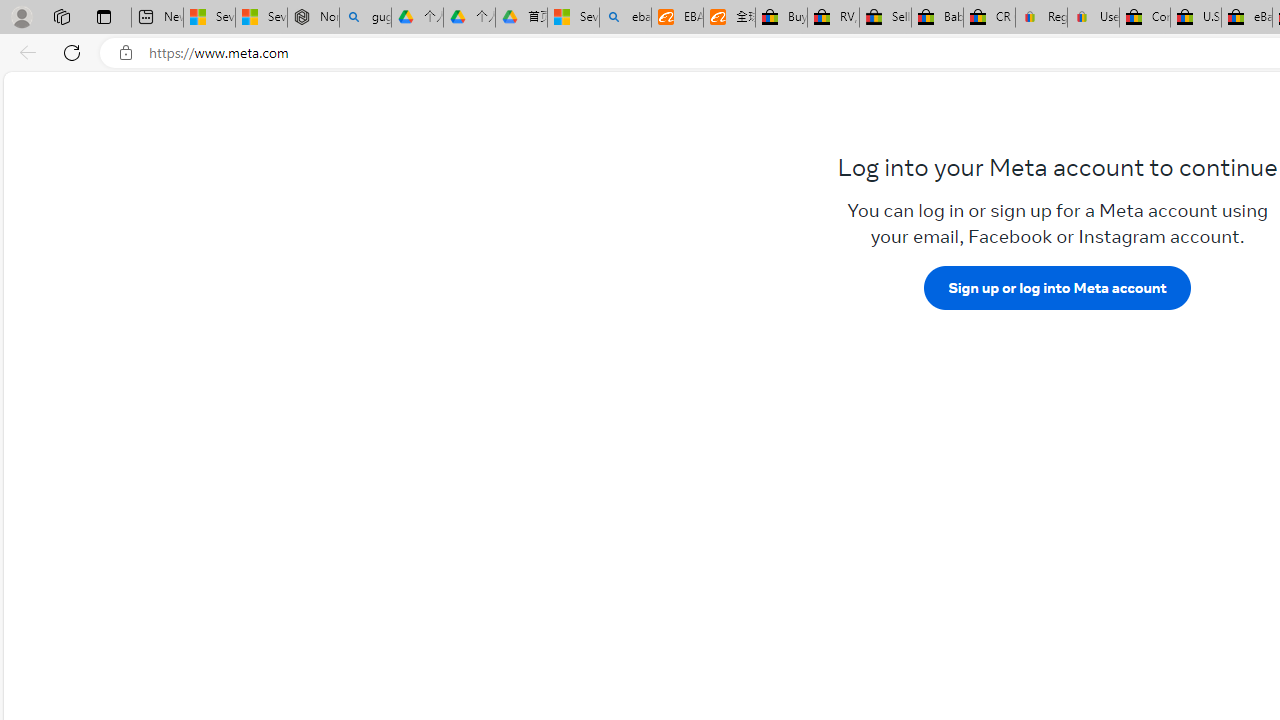 The image size is (1280, 720). What do you see at coordinates (1056, 287) in the screenshot?
I see `'Sign up or log into Meta account'` at bounding box center [1056, 287].